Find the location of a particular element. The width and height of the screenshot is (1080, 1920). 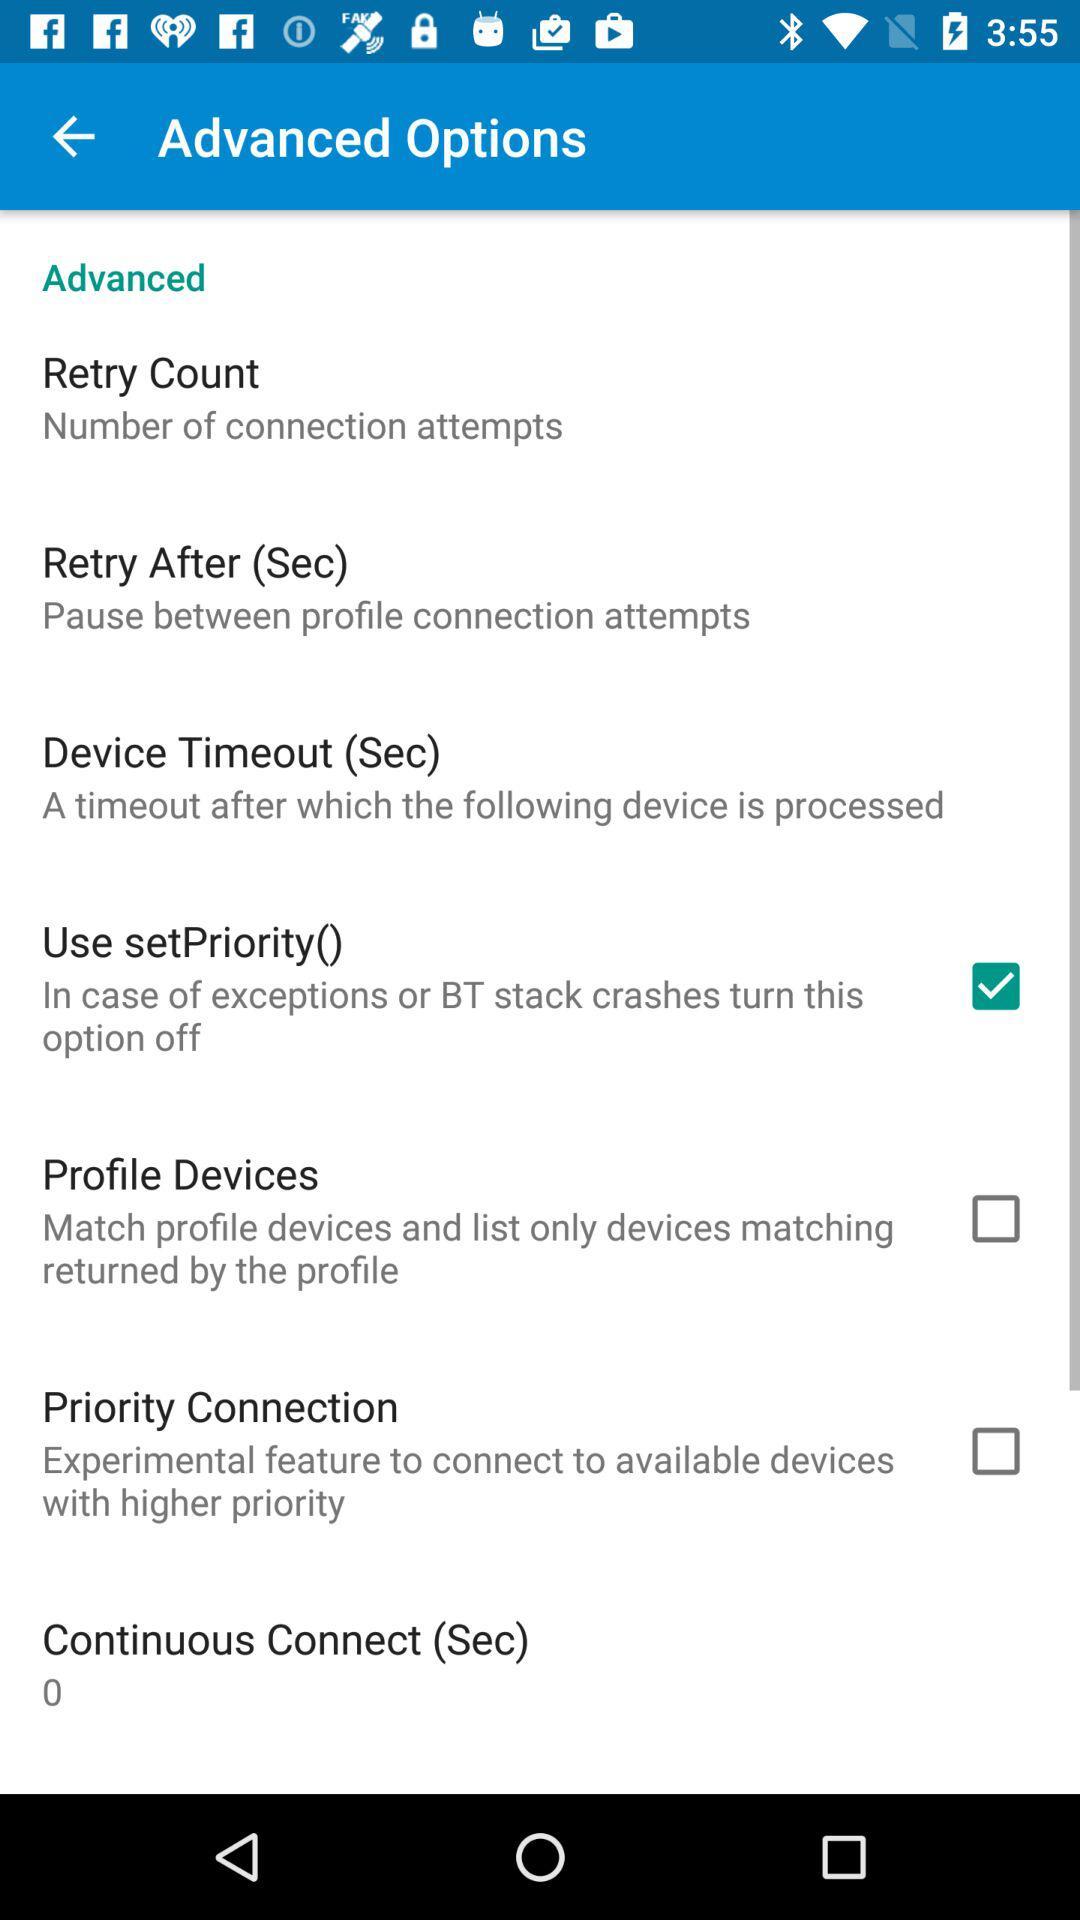

the icon above retry after (sec) is located at coordinates (302, 423).